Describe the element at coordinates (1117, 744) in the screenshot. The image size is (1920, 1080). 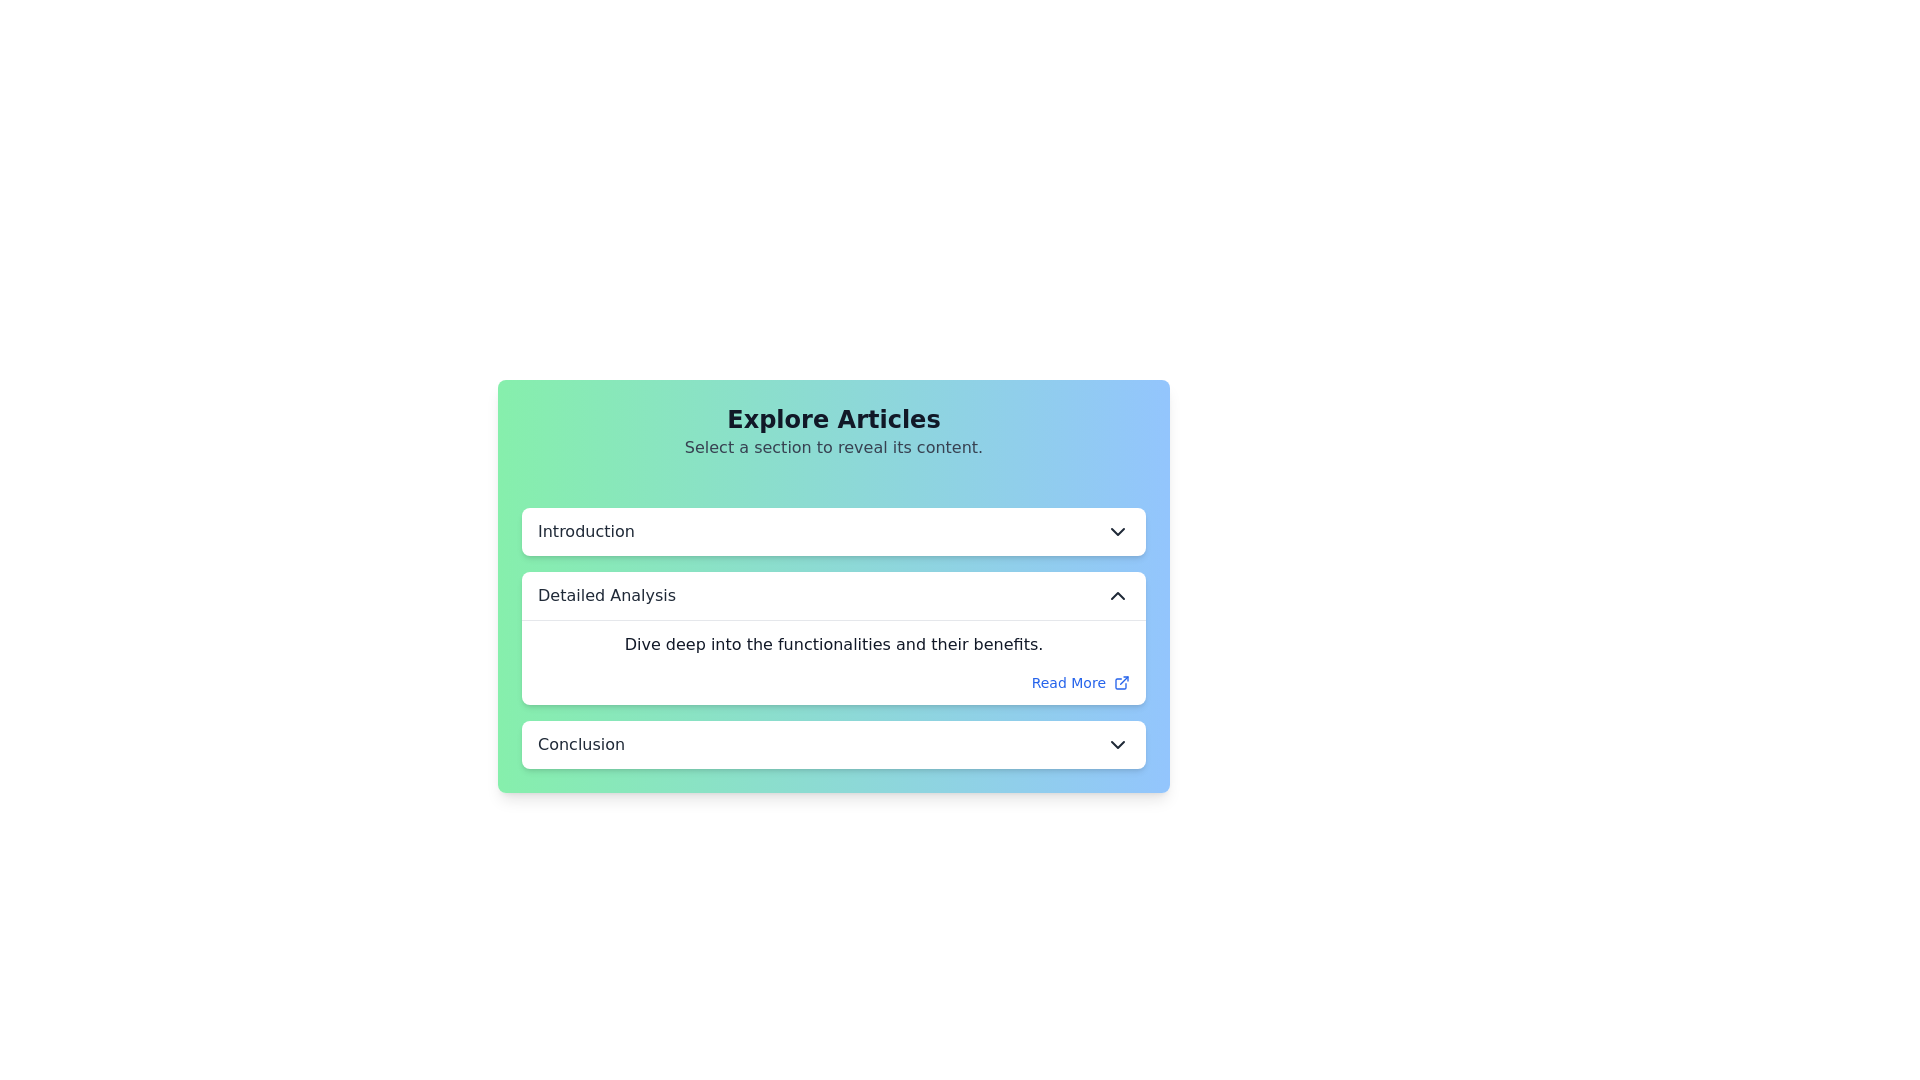
I see `the chevron icon button located at the far right-hand side of the 'Conclusion' section` at that location.